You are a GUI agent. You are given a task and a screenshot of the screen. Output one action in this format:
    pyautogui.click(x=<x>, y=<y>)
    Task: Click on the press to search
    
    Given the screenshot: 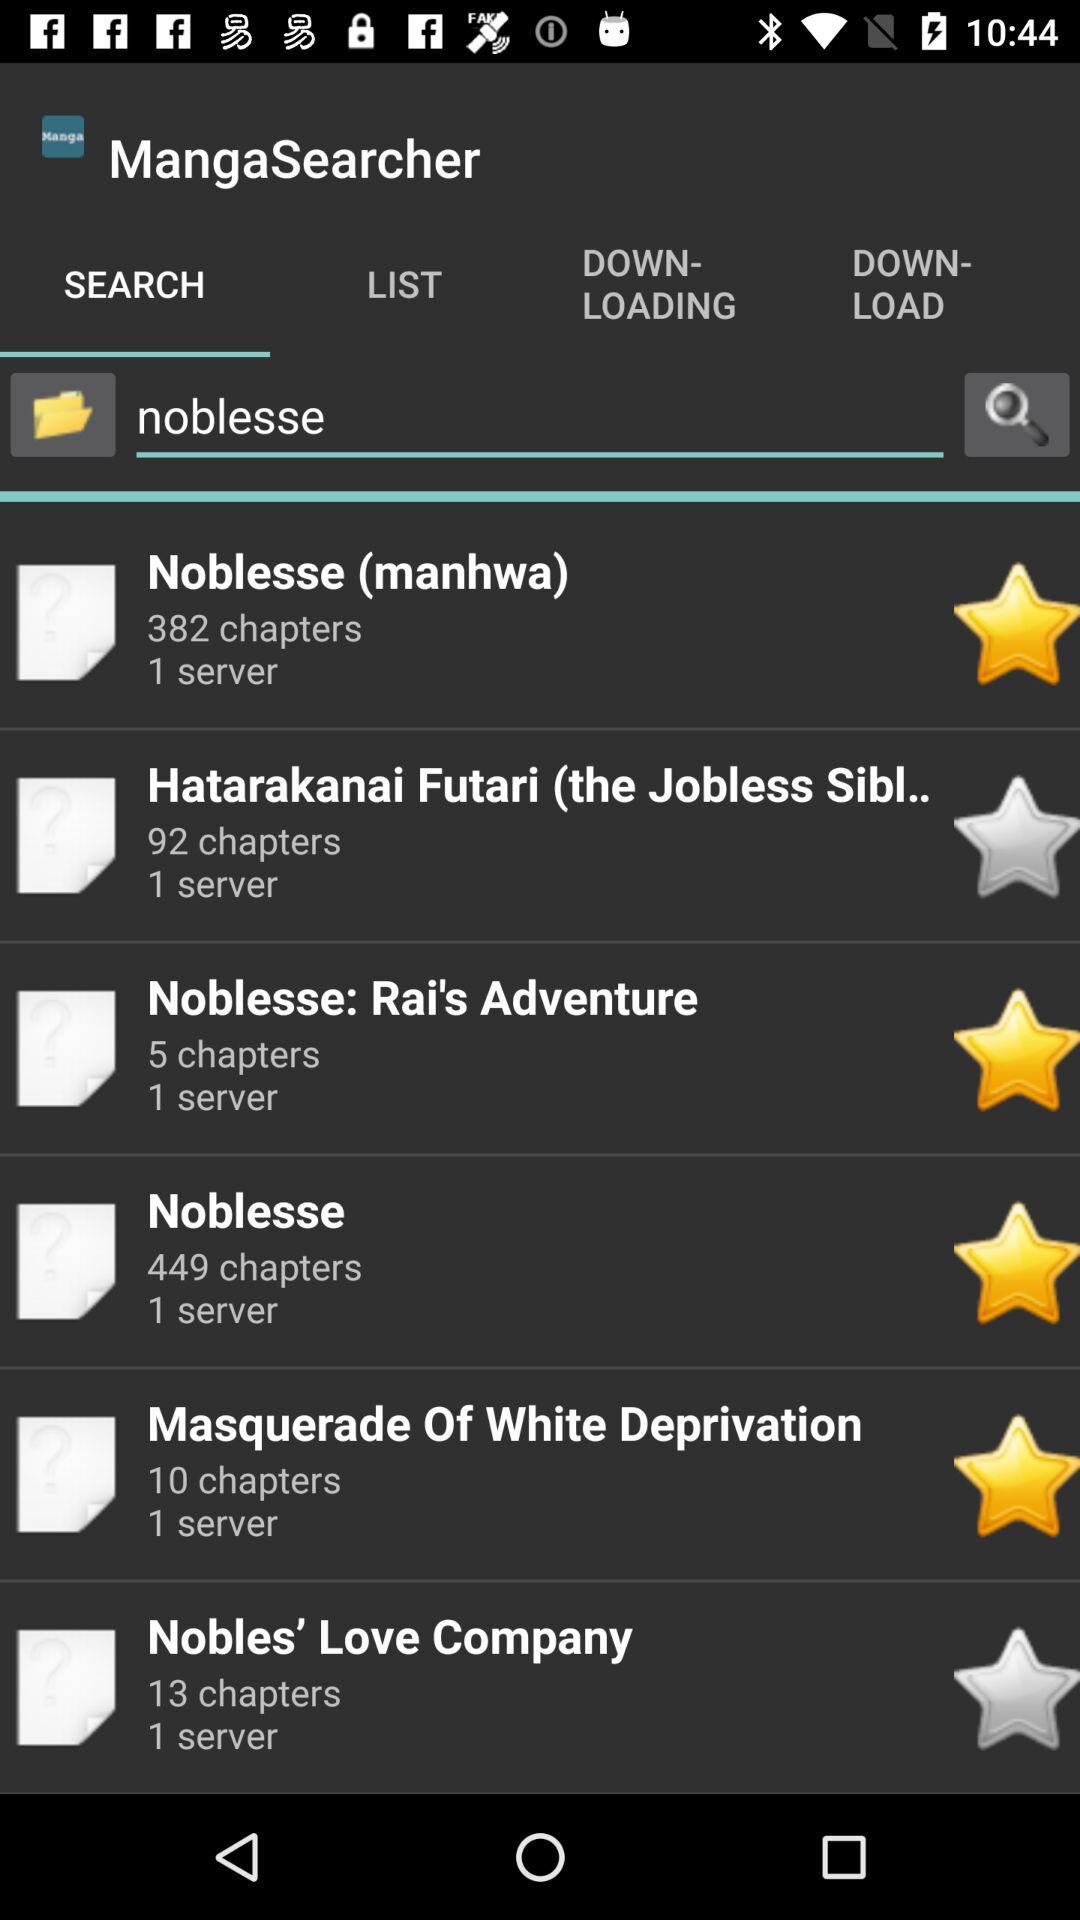 What is the action you would take?
    pyautogui.click(x=1017, y=413)
    